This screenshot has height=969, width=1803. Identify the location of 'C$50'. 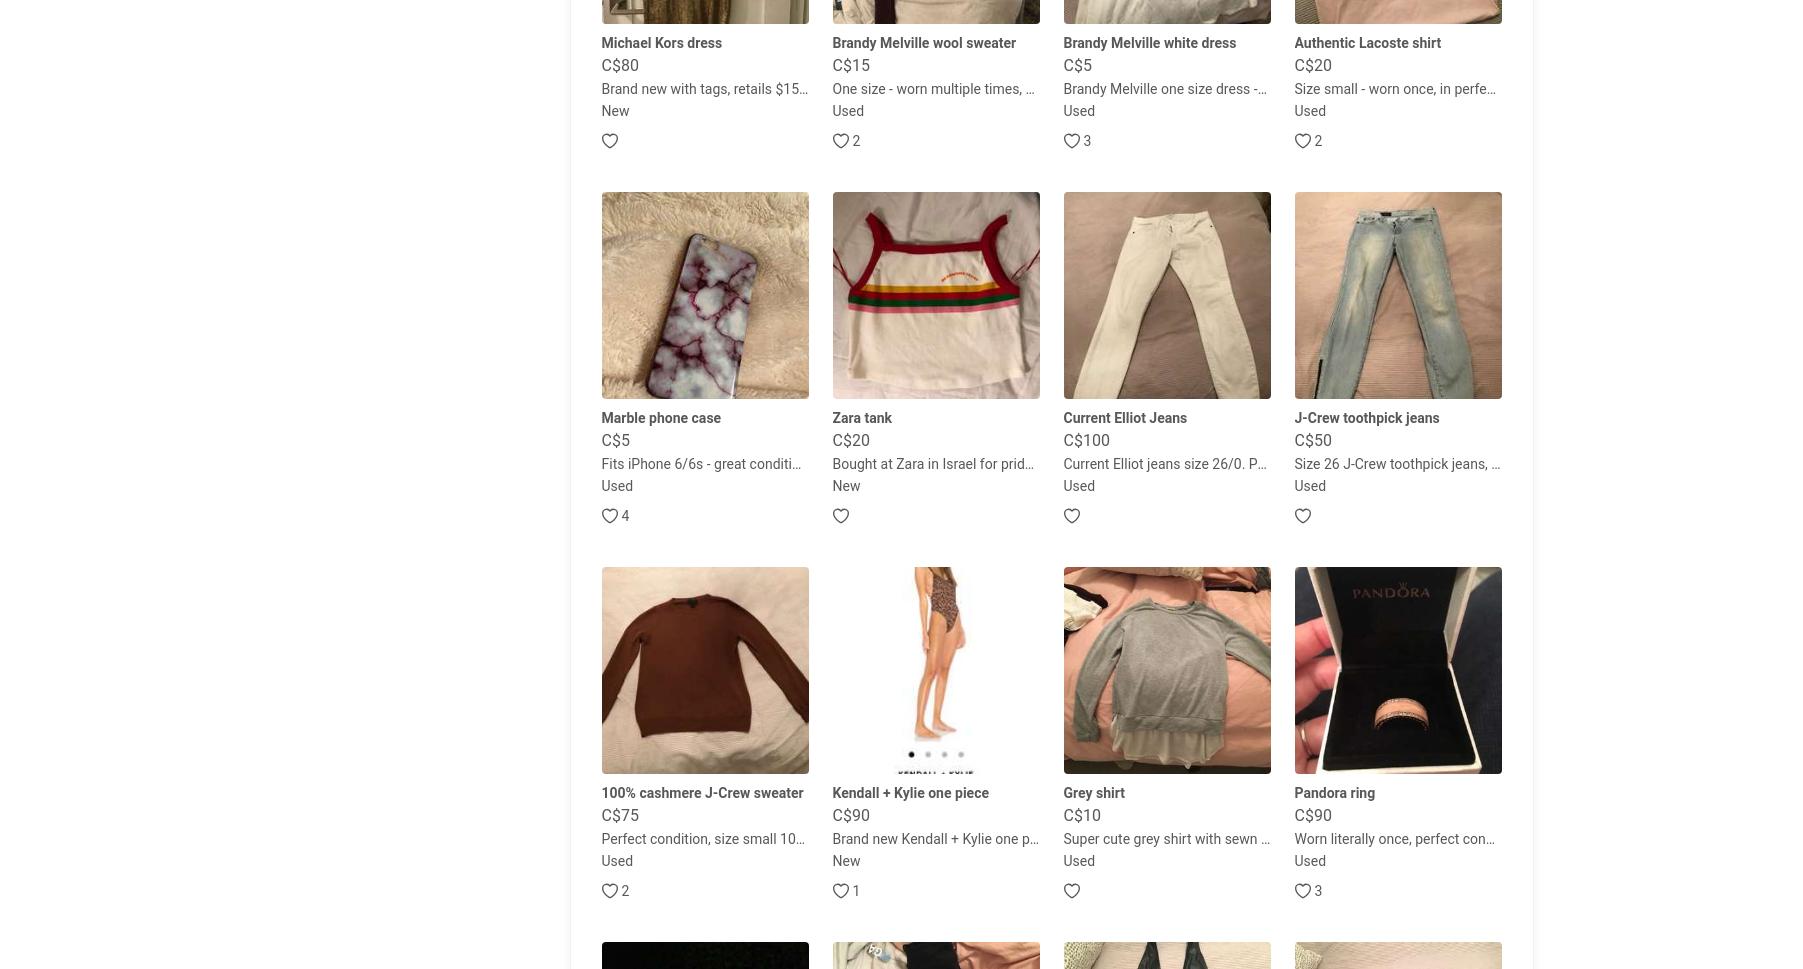
(1311, 439).